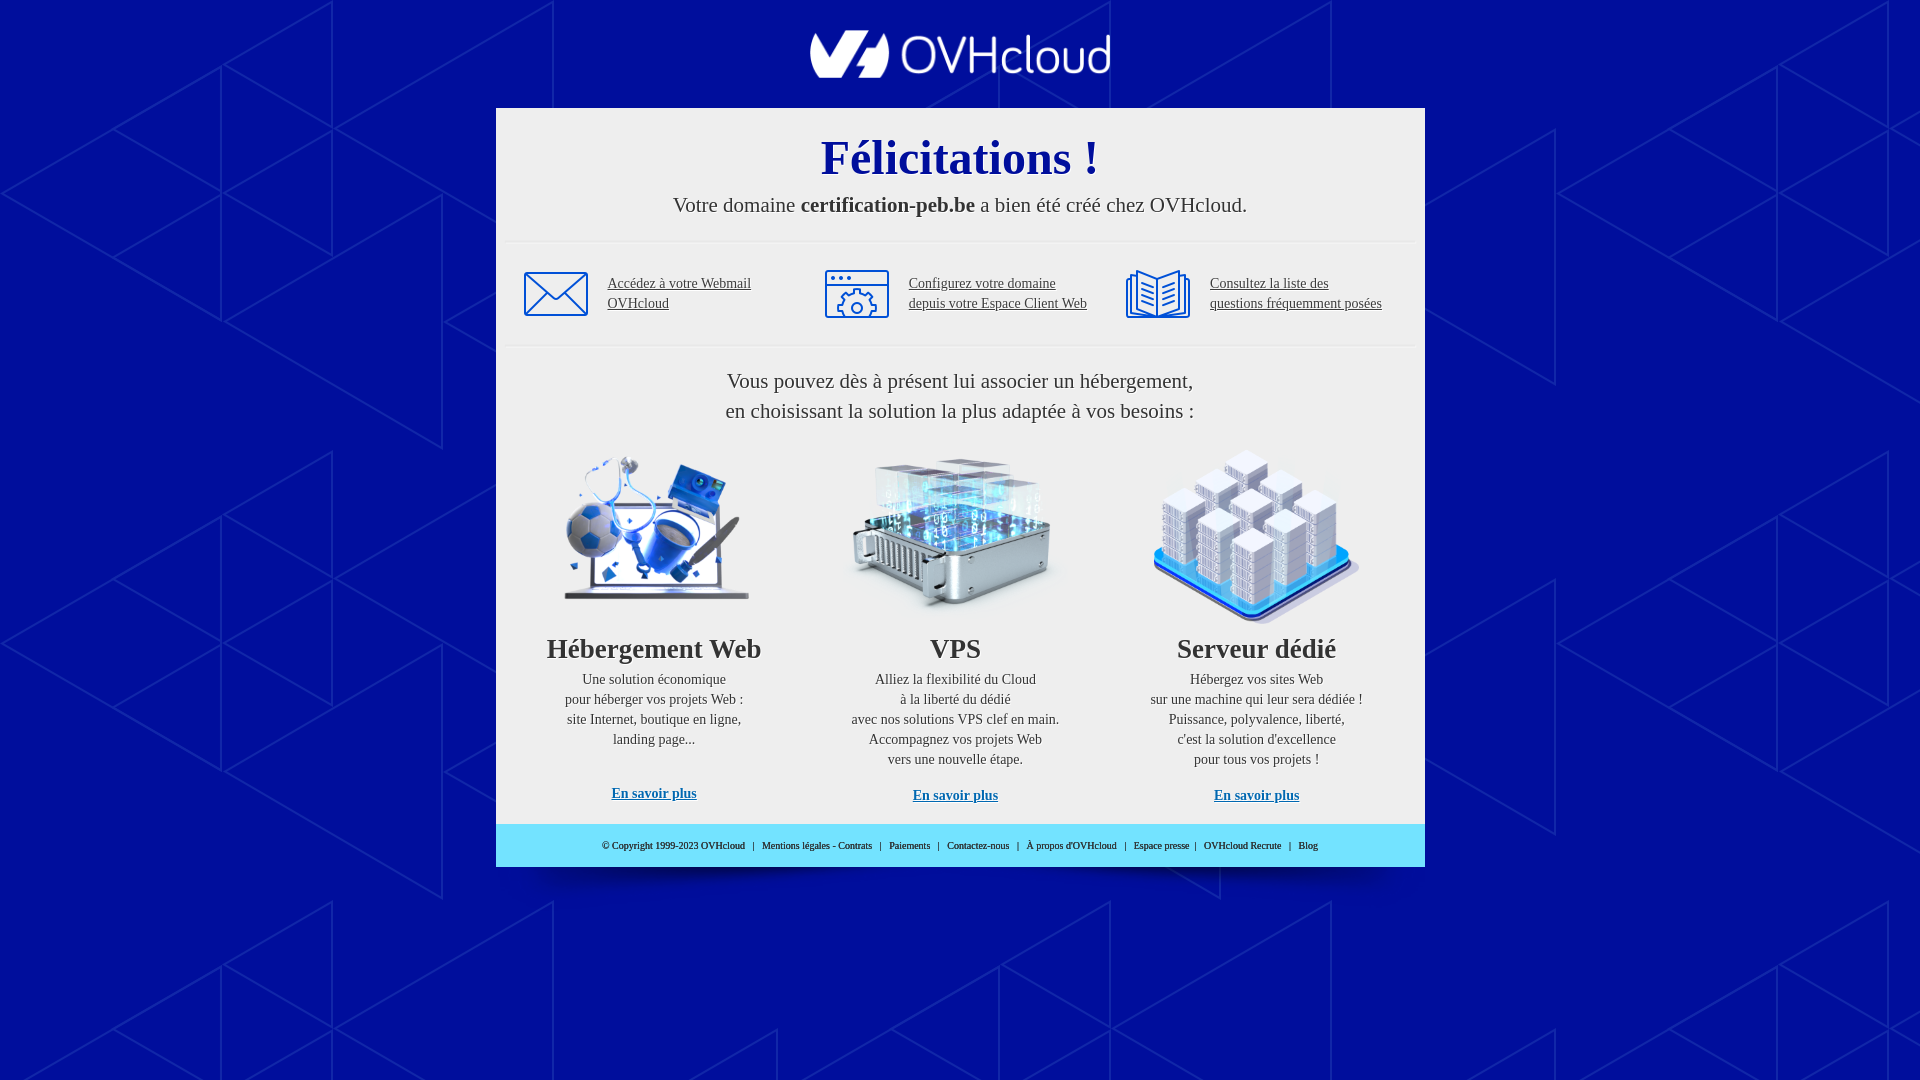 Image resolution: width=1920 pixels, height=1080 pixels. What do you see at coordinates (1203, 845) in the screenshot?
I see `'OVHcloud Recrute'` at bounding box center [1203, 845].